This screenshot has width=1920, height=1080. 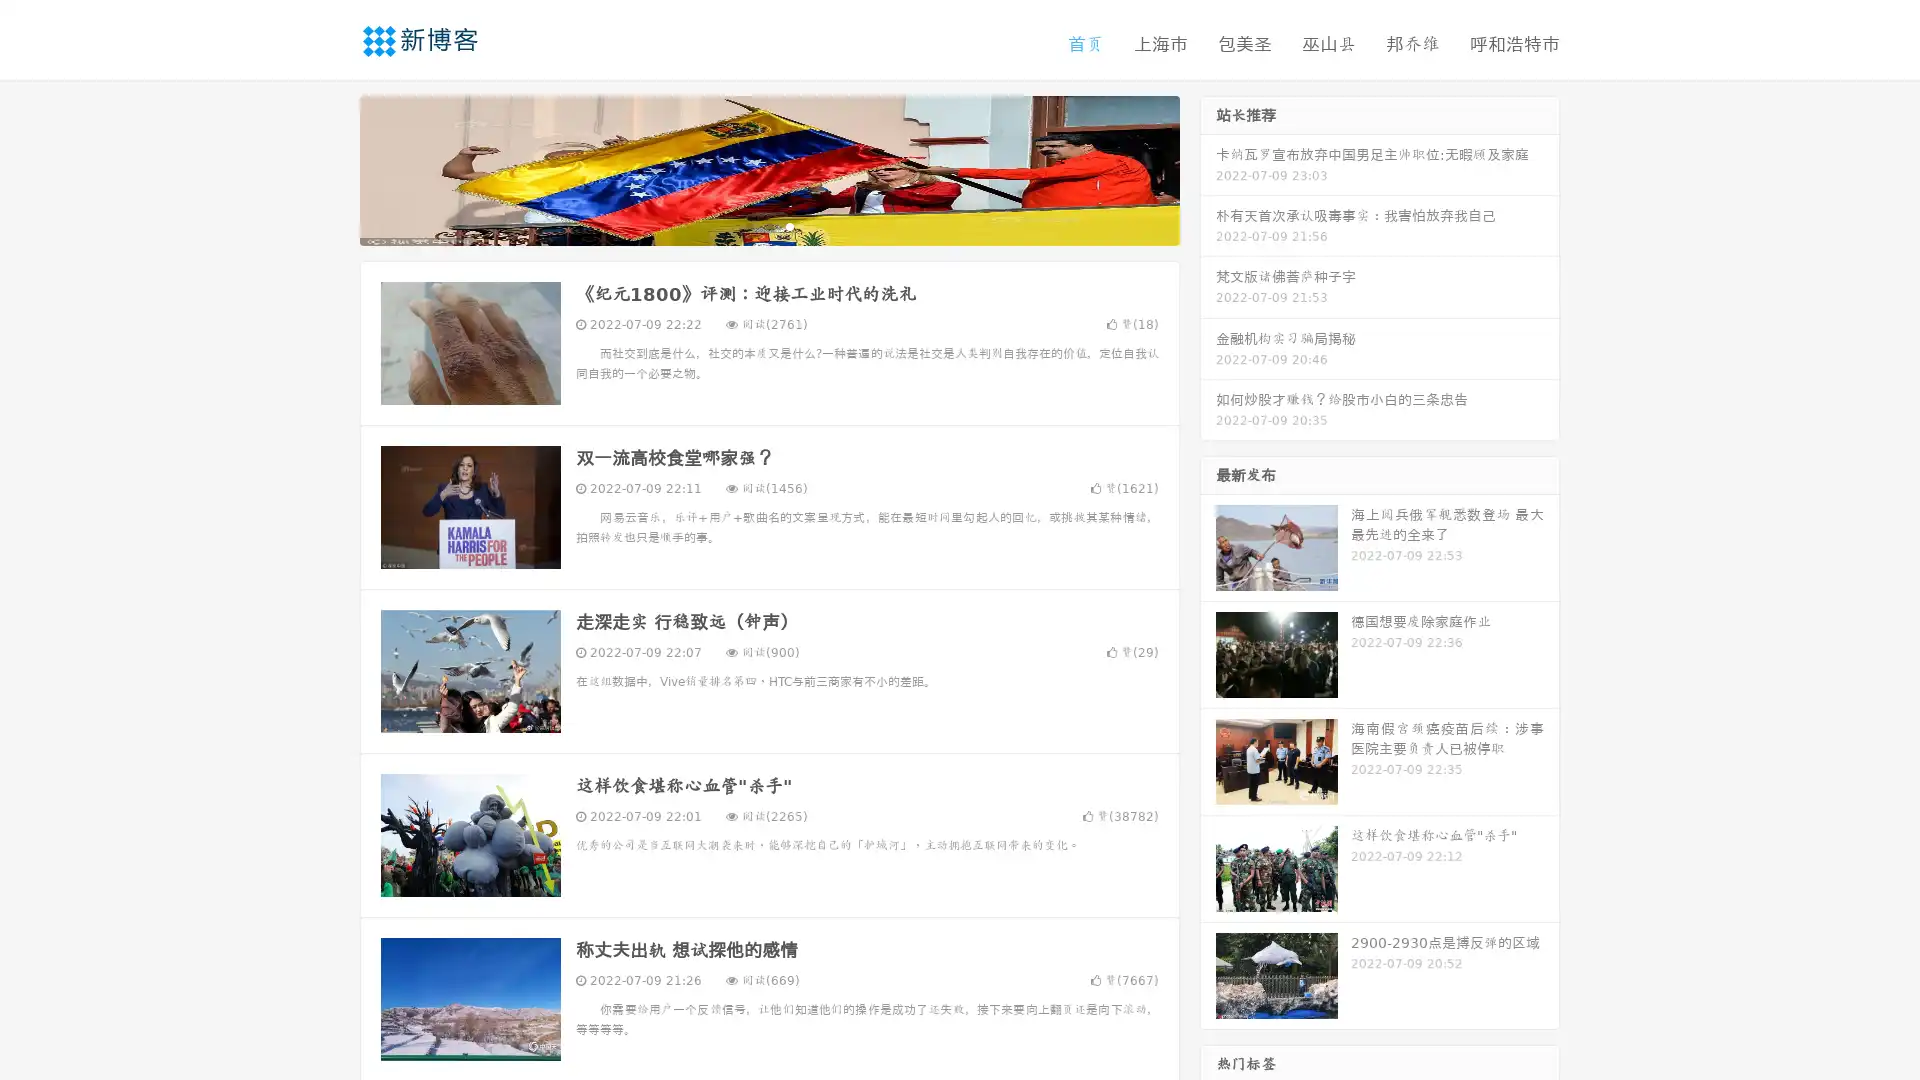 What do you see at coordinates (1208, 168) in the screenshot?
I see `Next slide` at bounding box center [1208, 168].